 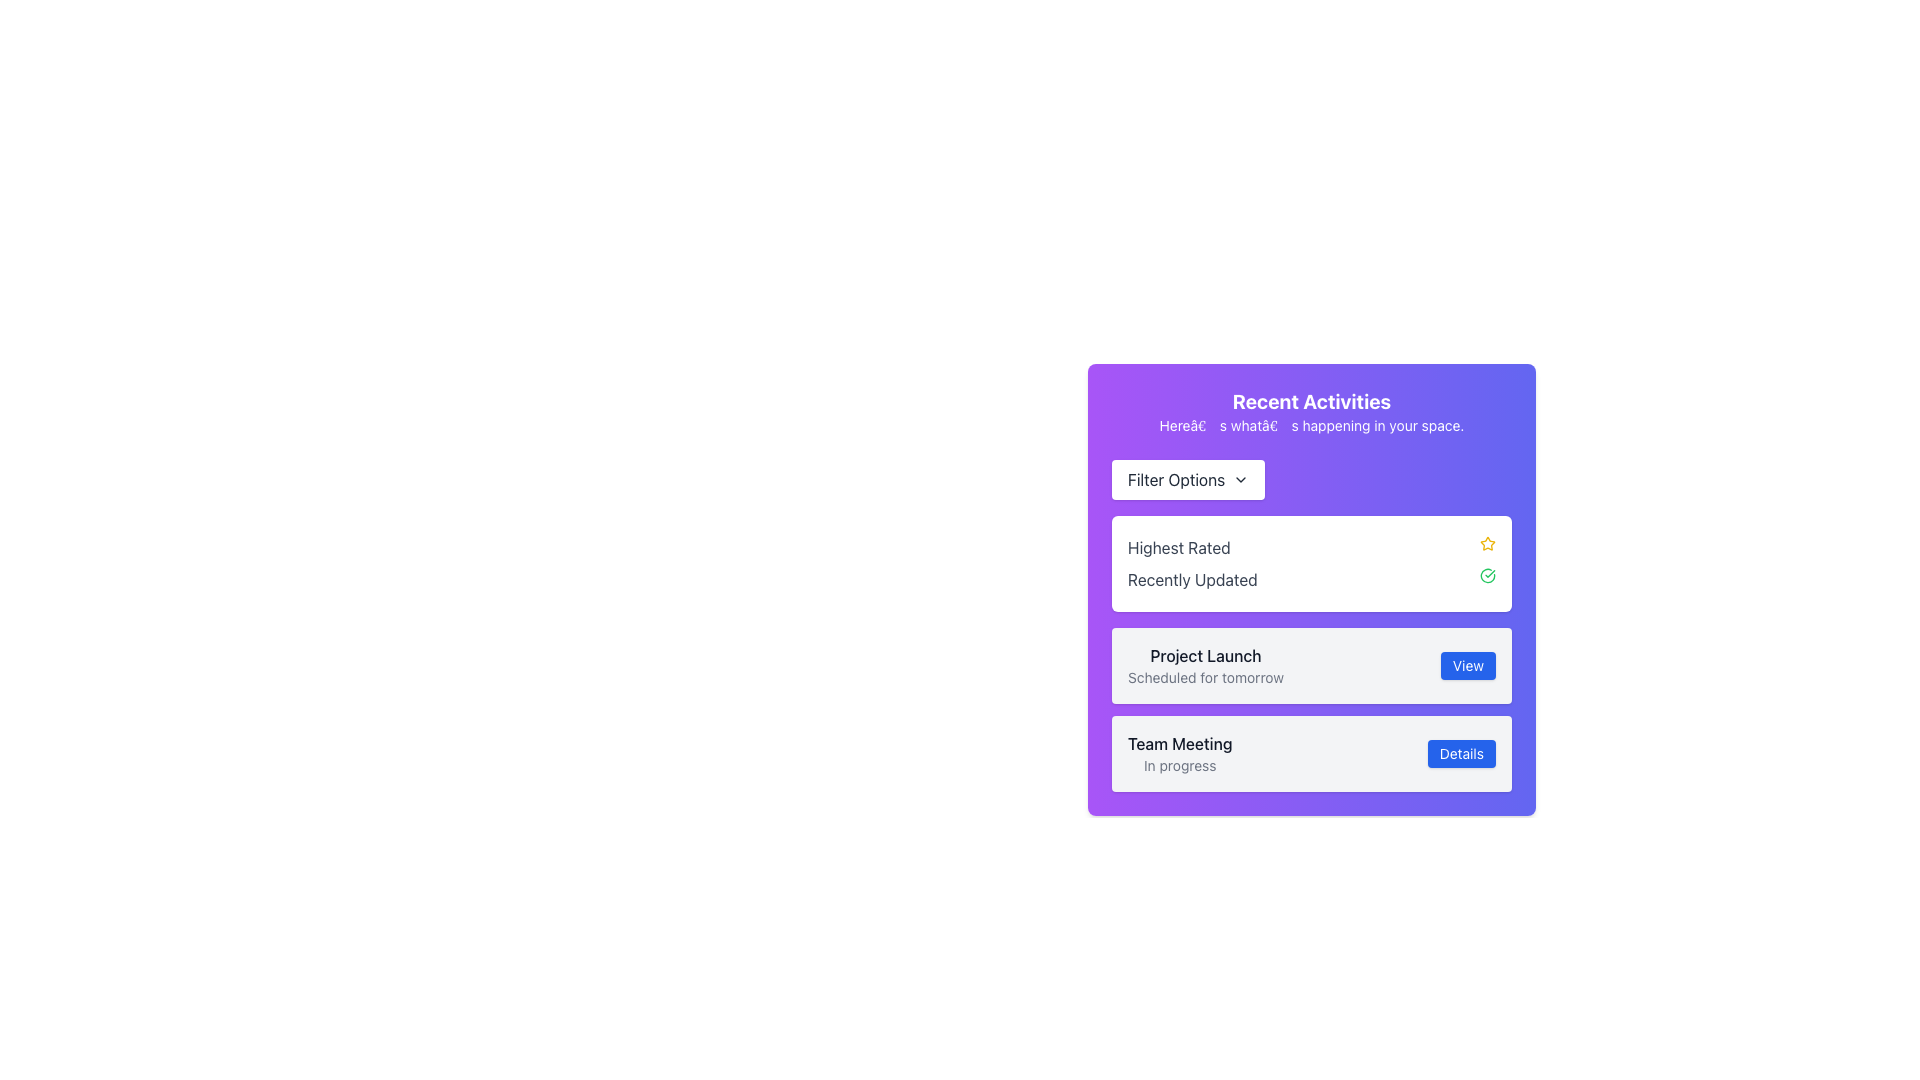 I want to click on the 'Details' button on the 'Team Meeting' entry, so click(x=1311, y=753).